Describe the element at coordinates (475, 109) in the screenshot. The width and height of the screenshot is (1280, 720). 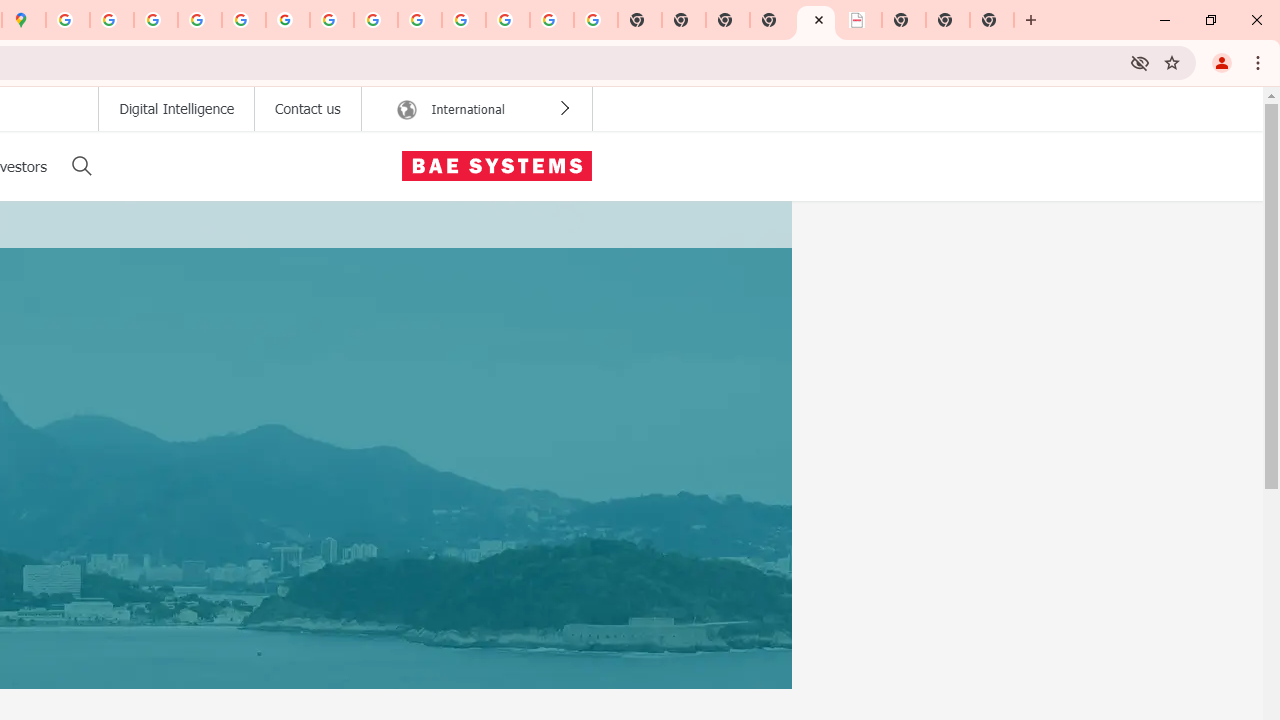
I see `'AutomationID: region-selector-top'` at that location.